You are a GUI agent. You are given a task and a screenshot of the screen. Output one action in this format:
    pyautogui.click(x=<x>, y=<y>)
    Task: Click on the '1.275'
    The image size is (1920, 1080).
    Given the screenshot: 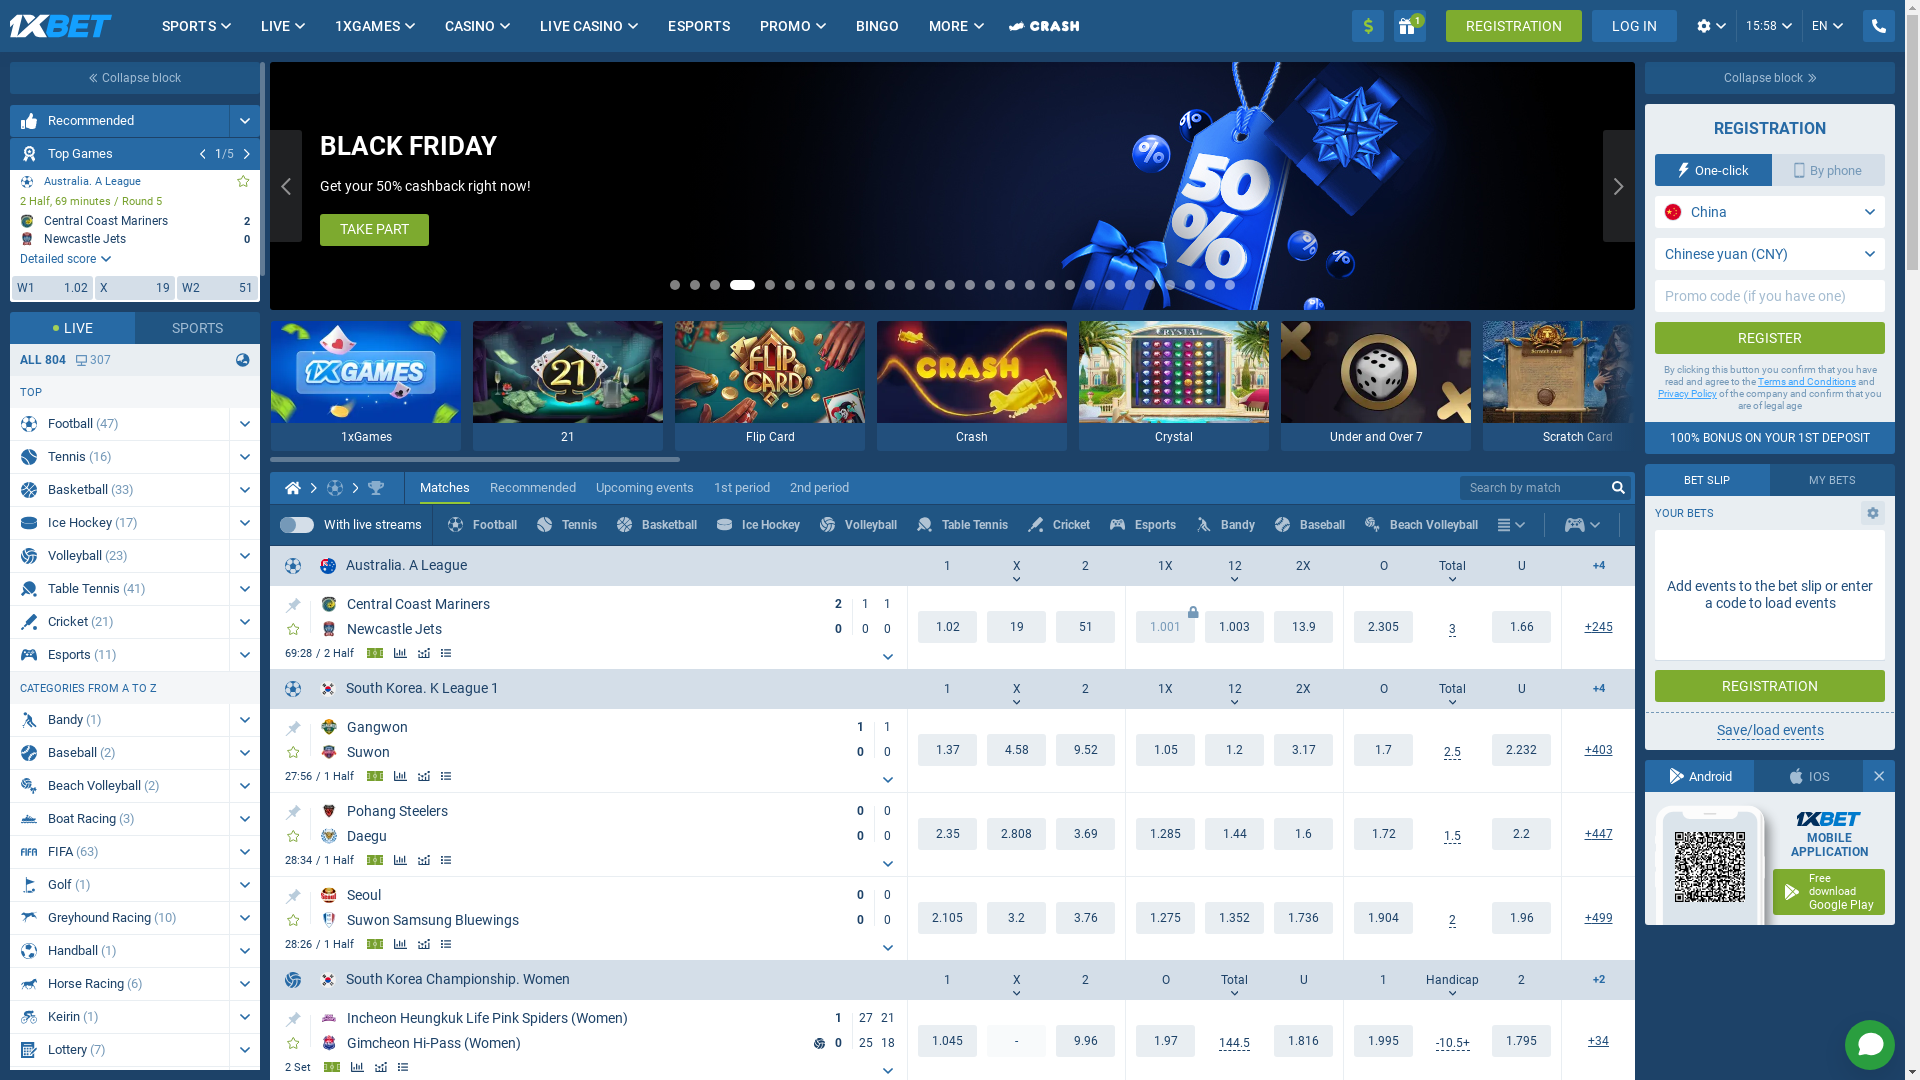 What is the action you would take?
    pyautogui.click(x=1165, y=918)
    